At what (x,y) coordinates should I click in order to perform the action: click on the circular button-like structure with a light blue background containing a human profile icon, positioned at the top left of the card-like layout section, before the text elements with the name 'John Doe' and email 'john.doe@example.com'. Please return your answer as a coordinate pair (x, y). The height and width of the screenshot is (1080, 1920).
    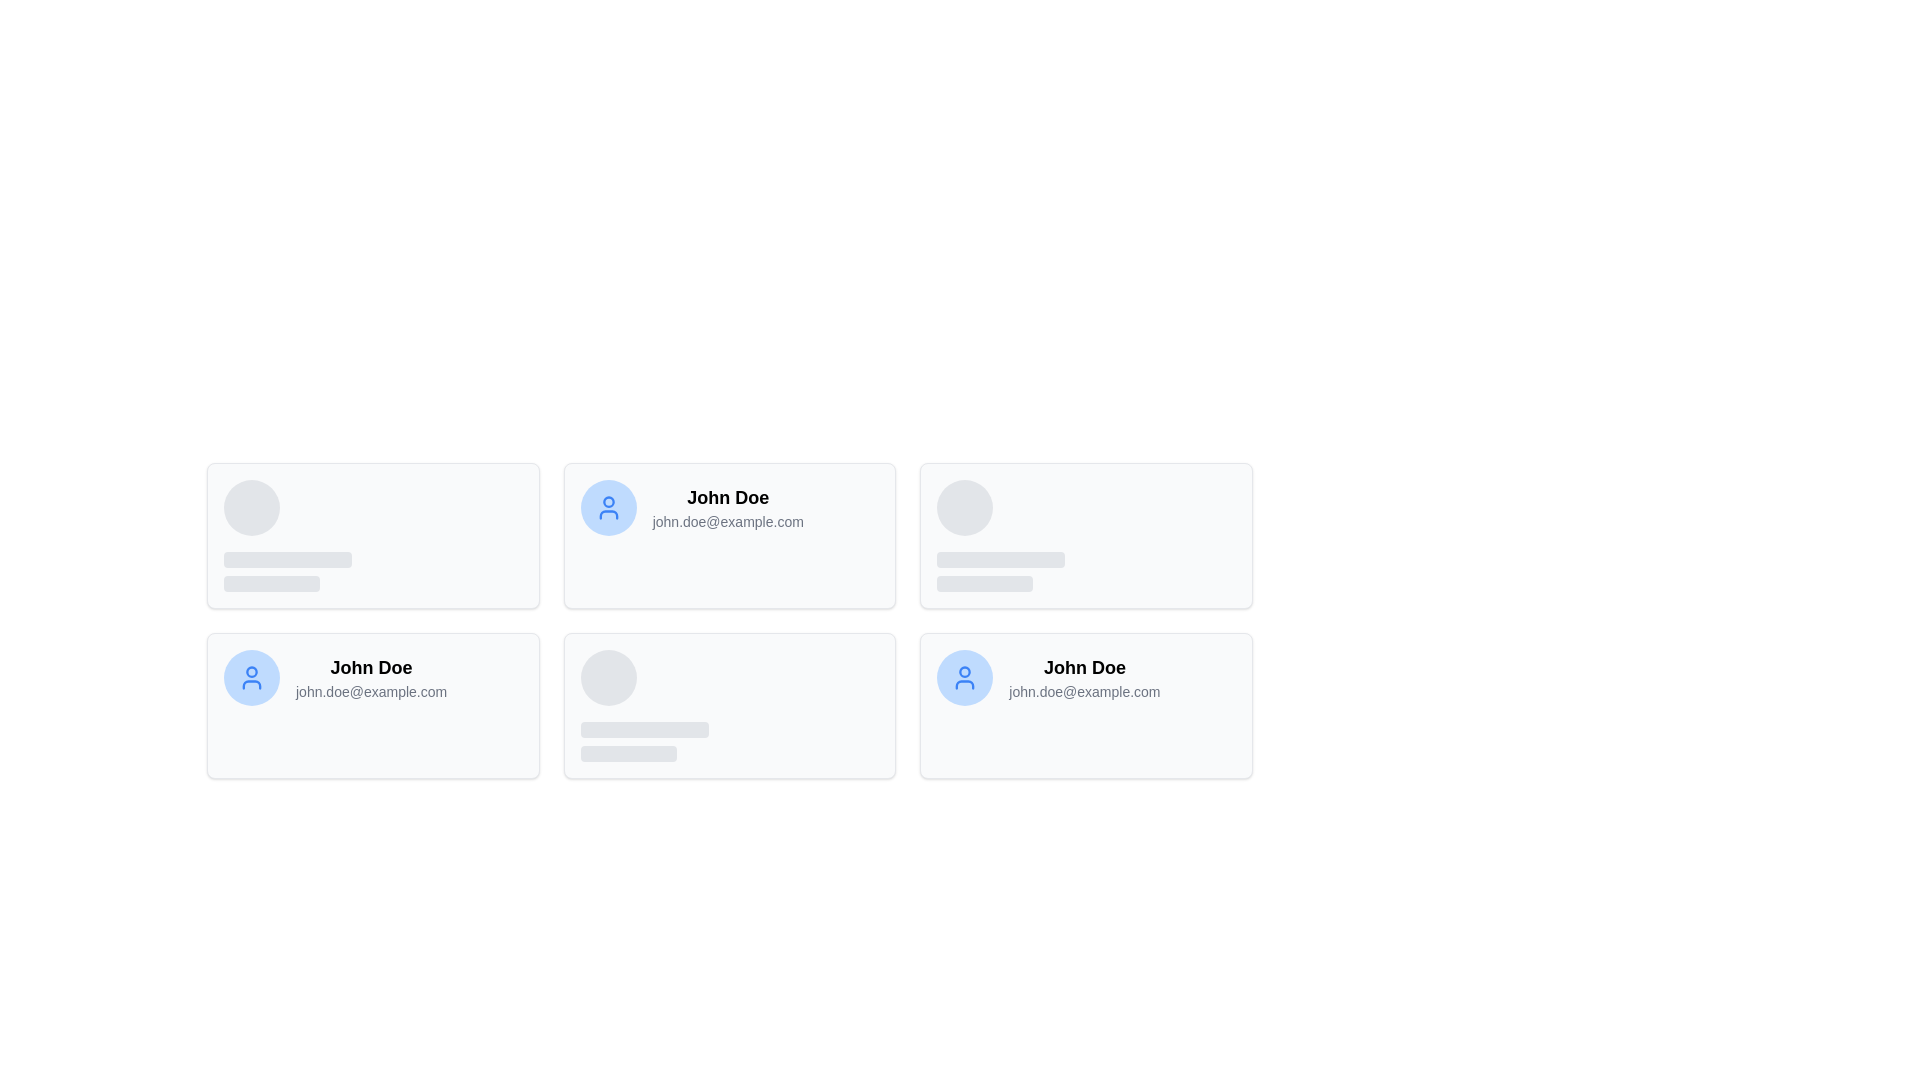
    Looking at the image, I should click on (965, 677).